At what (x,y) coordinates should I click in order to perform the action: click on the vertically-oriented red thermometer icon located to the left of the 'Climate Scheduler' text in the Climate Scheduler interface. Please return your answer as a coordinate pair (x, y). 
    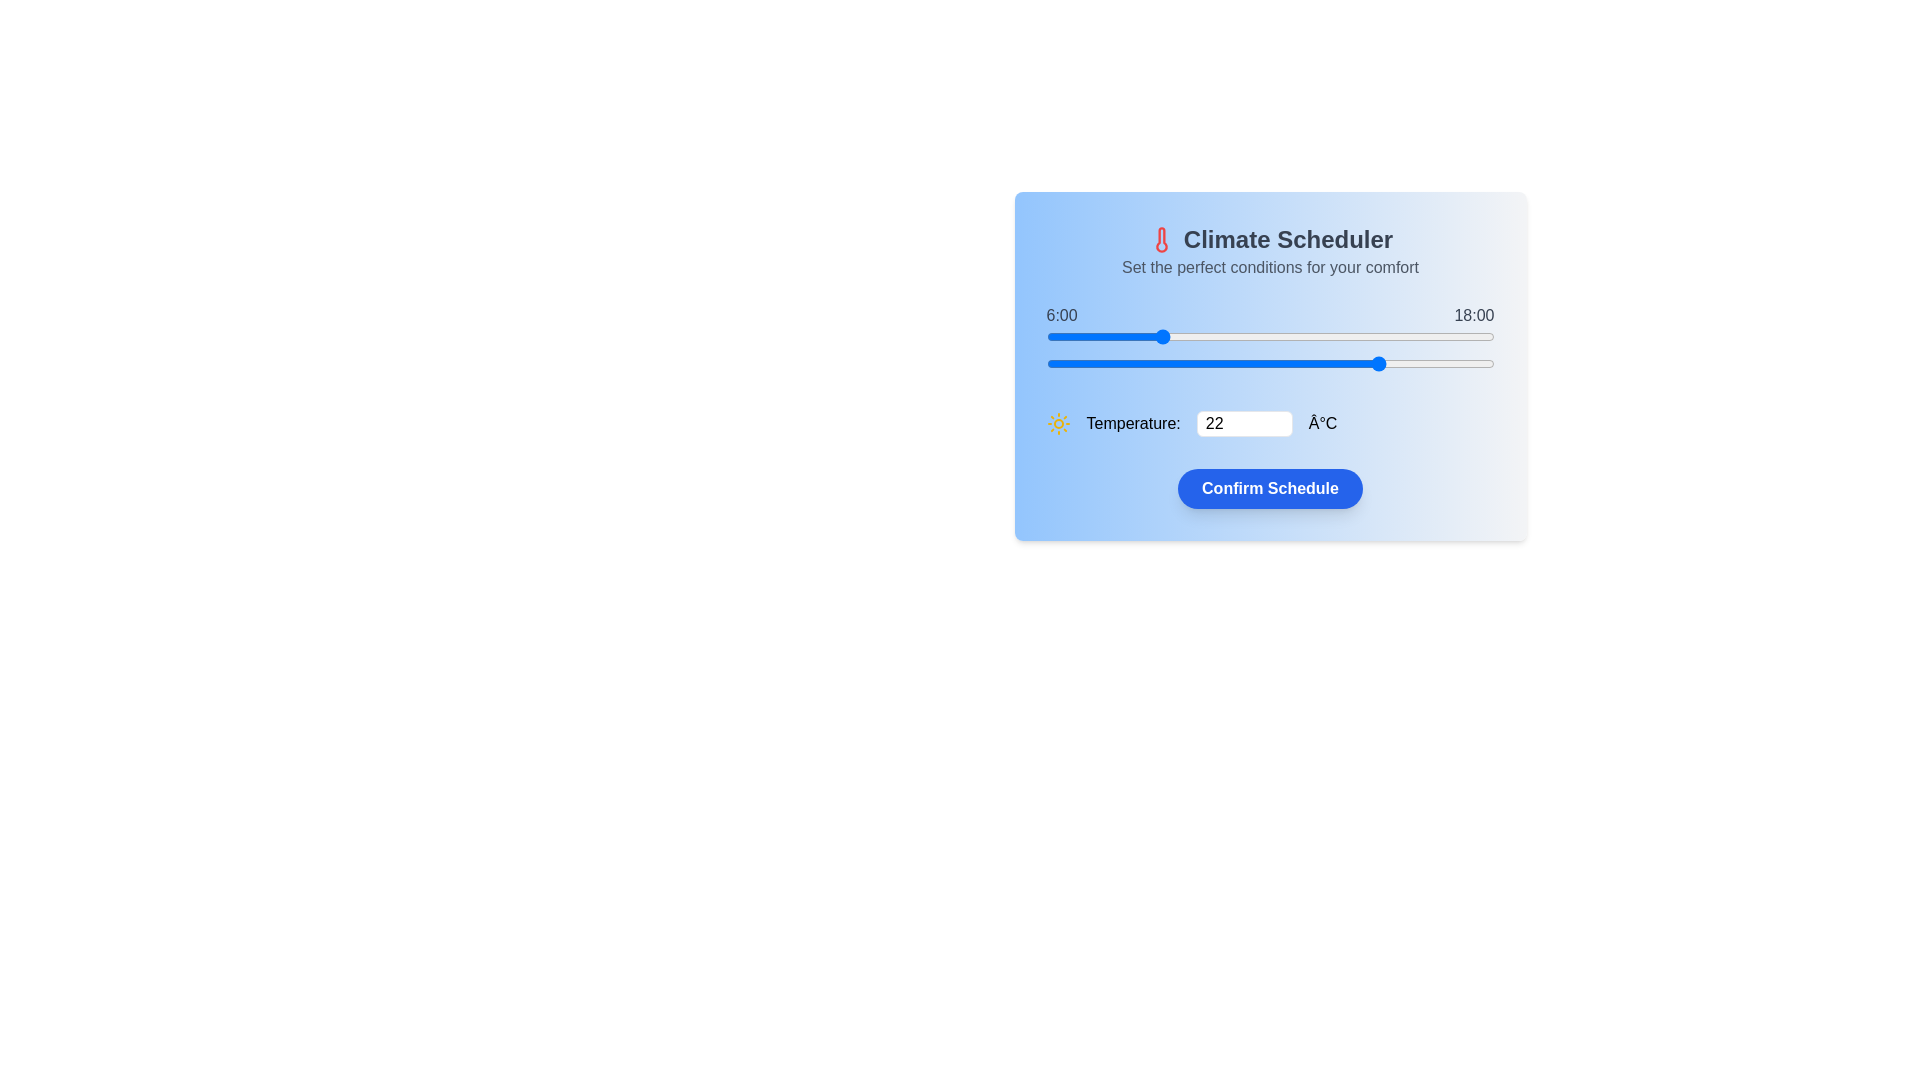
    Looking at the image, I should click on (1161, 238).